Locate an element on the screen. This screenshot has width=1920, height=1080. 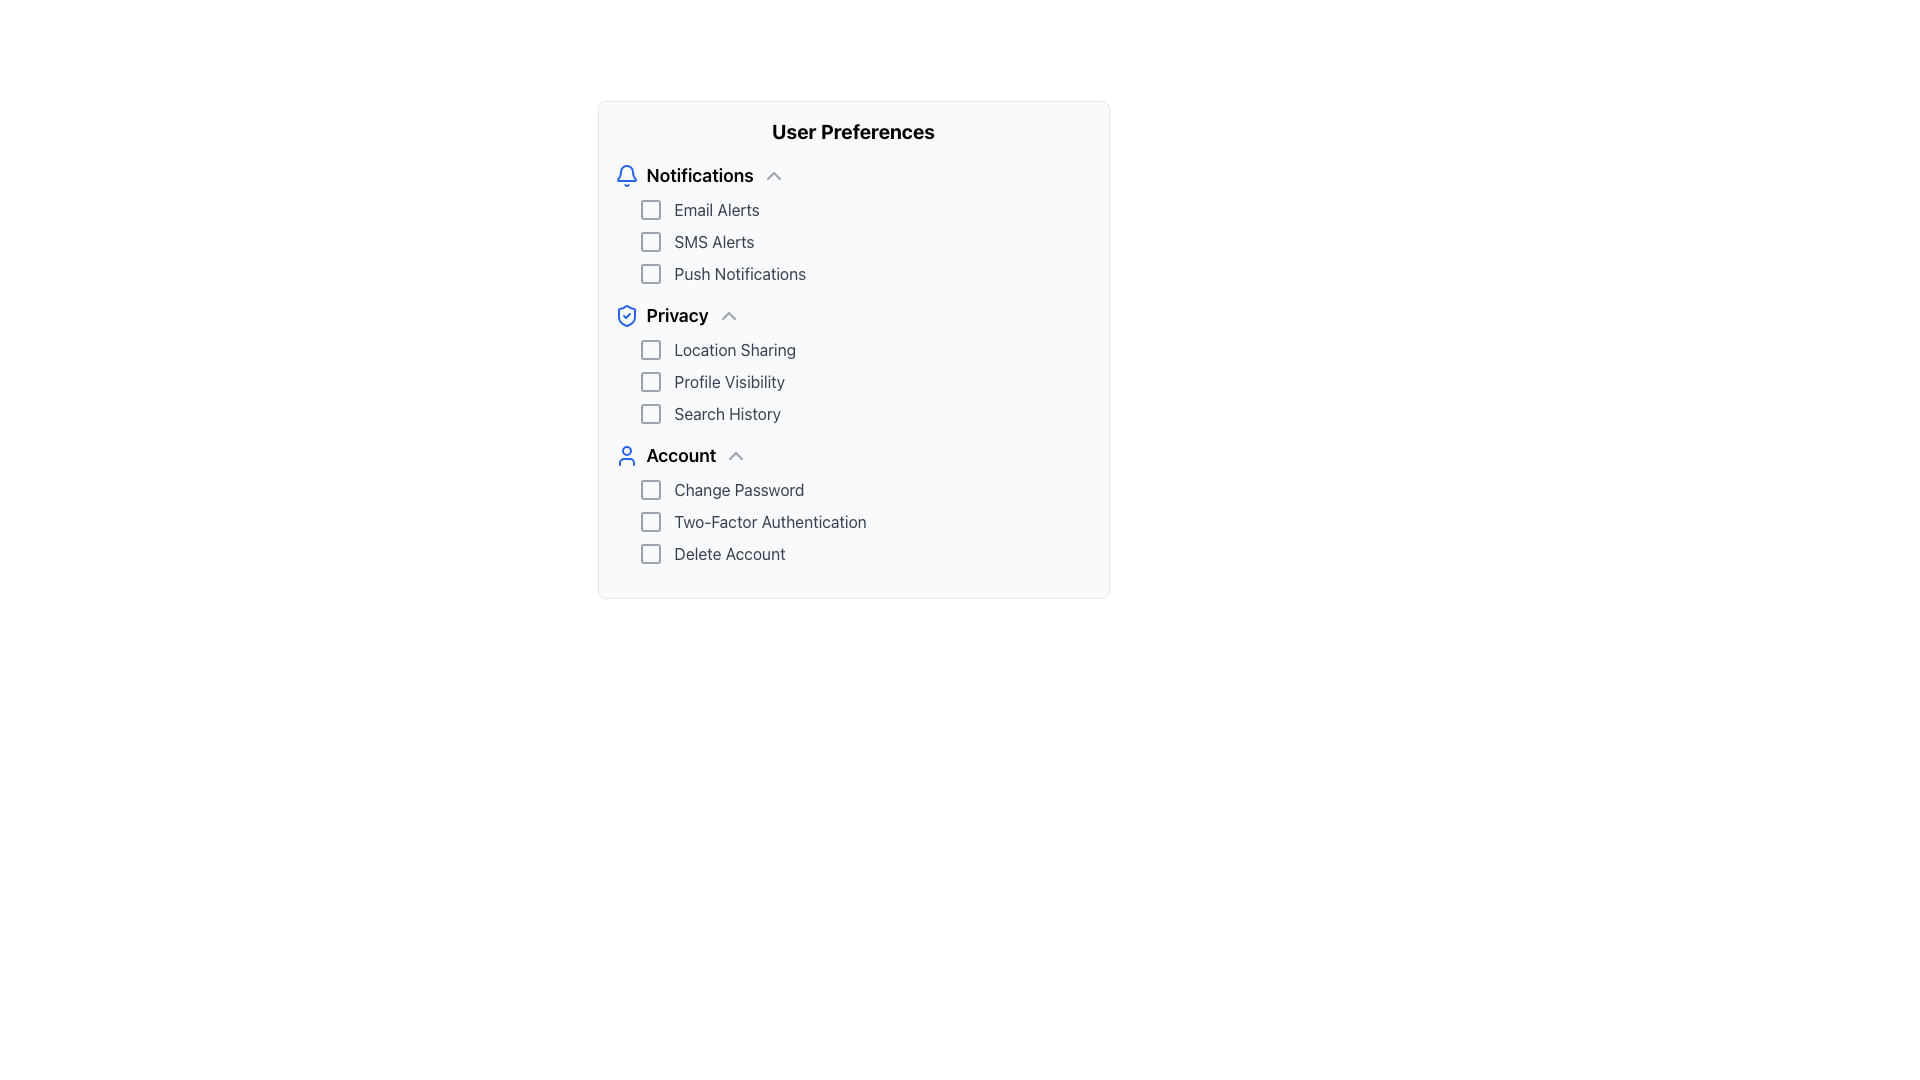
the Checkbox located in the 'Account' section of the user preferences UI is located at coordinates (650, 554).